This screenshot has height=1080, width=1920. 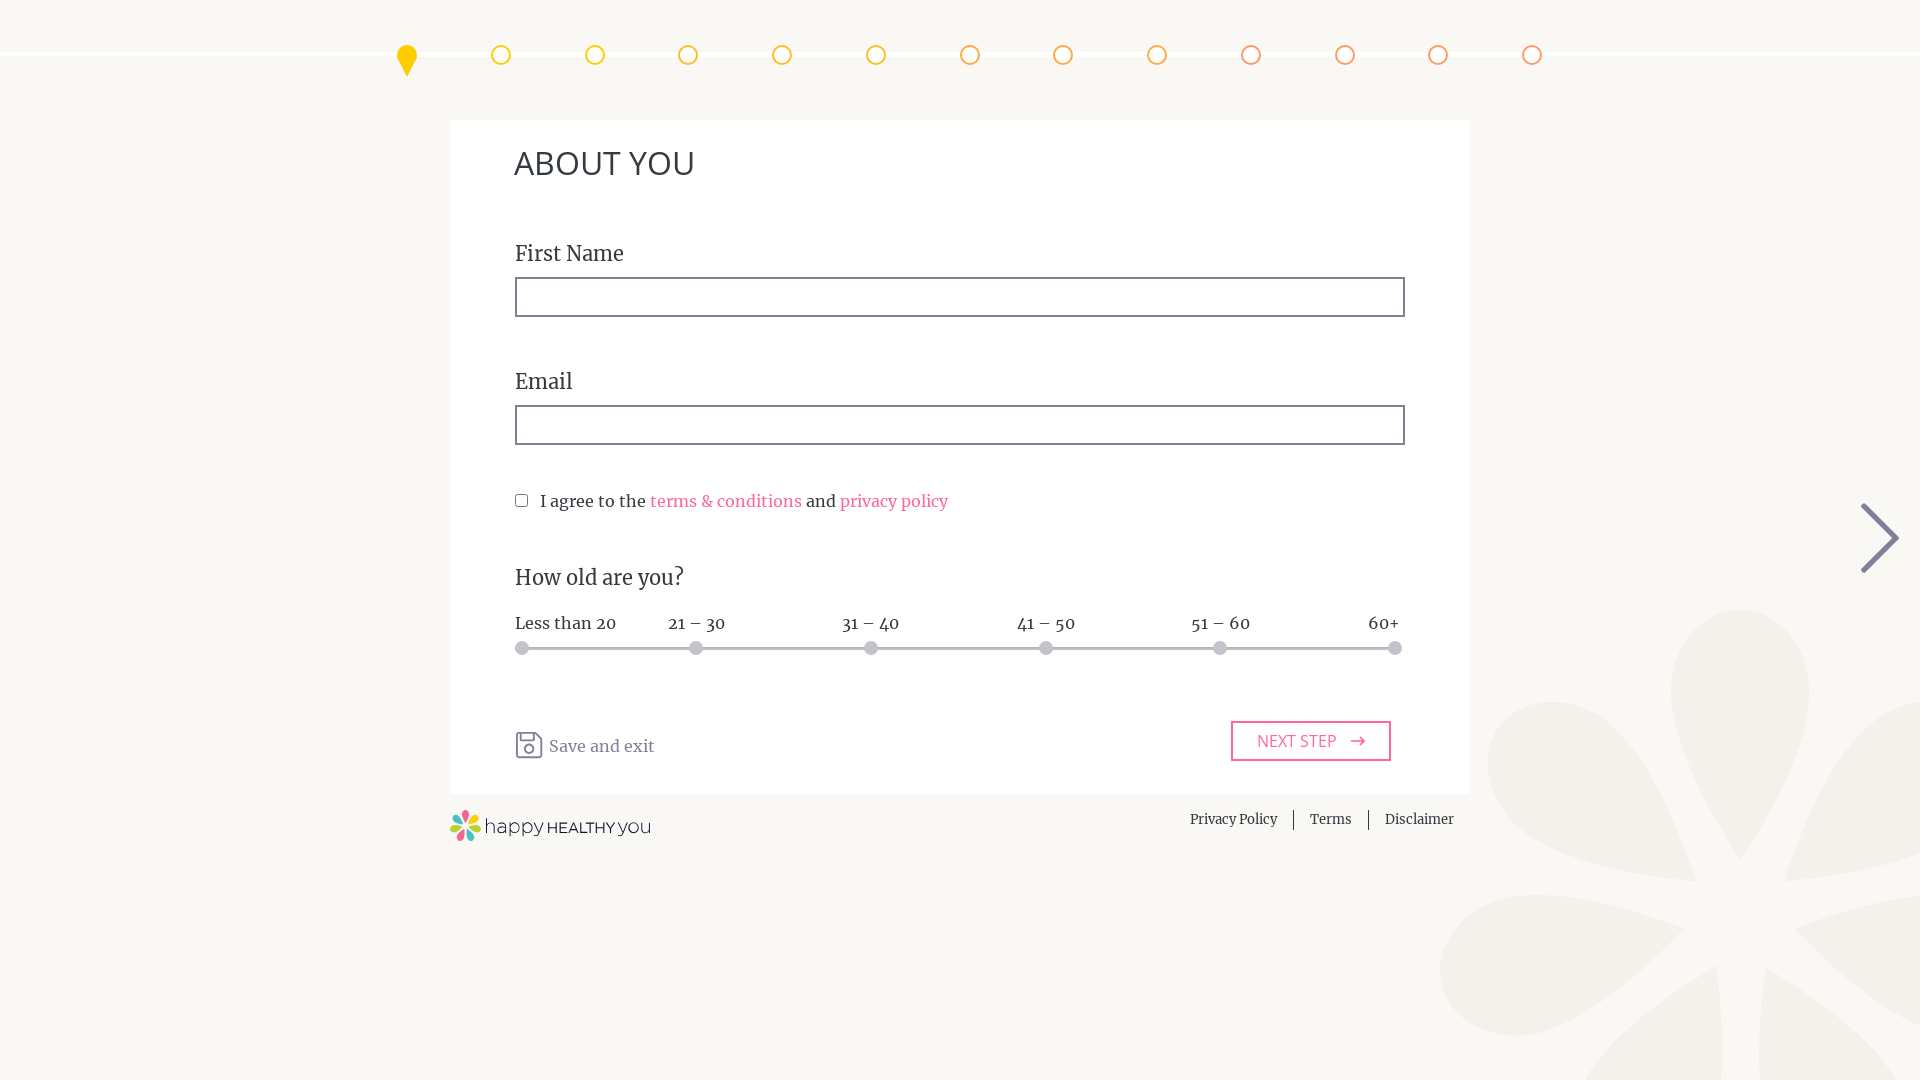 What do you see at coordinates (1310, 740) in the screenshot?
I see `'NEXT STEP'` at bounding box center [1310, 740].